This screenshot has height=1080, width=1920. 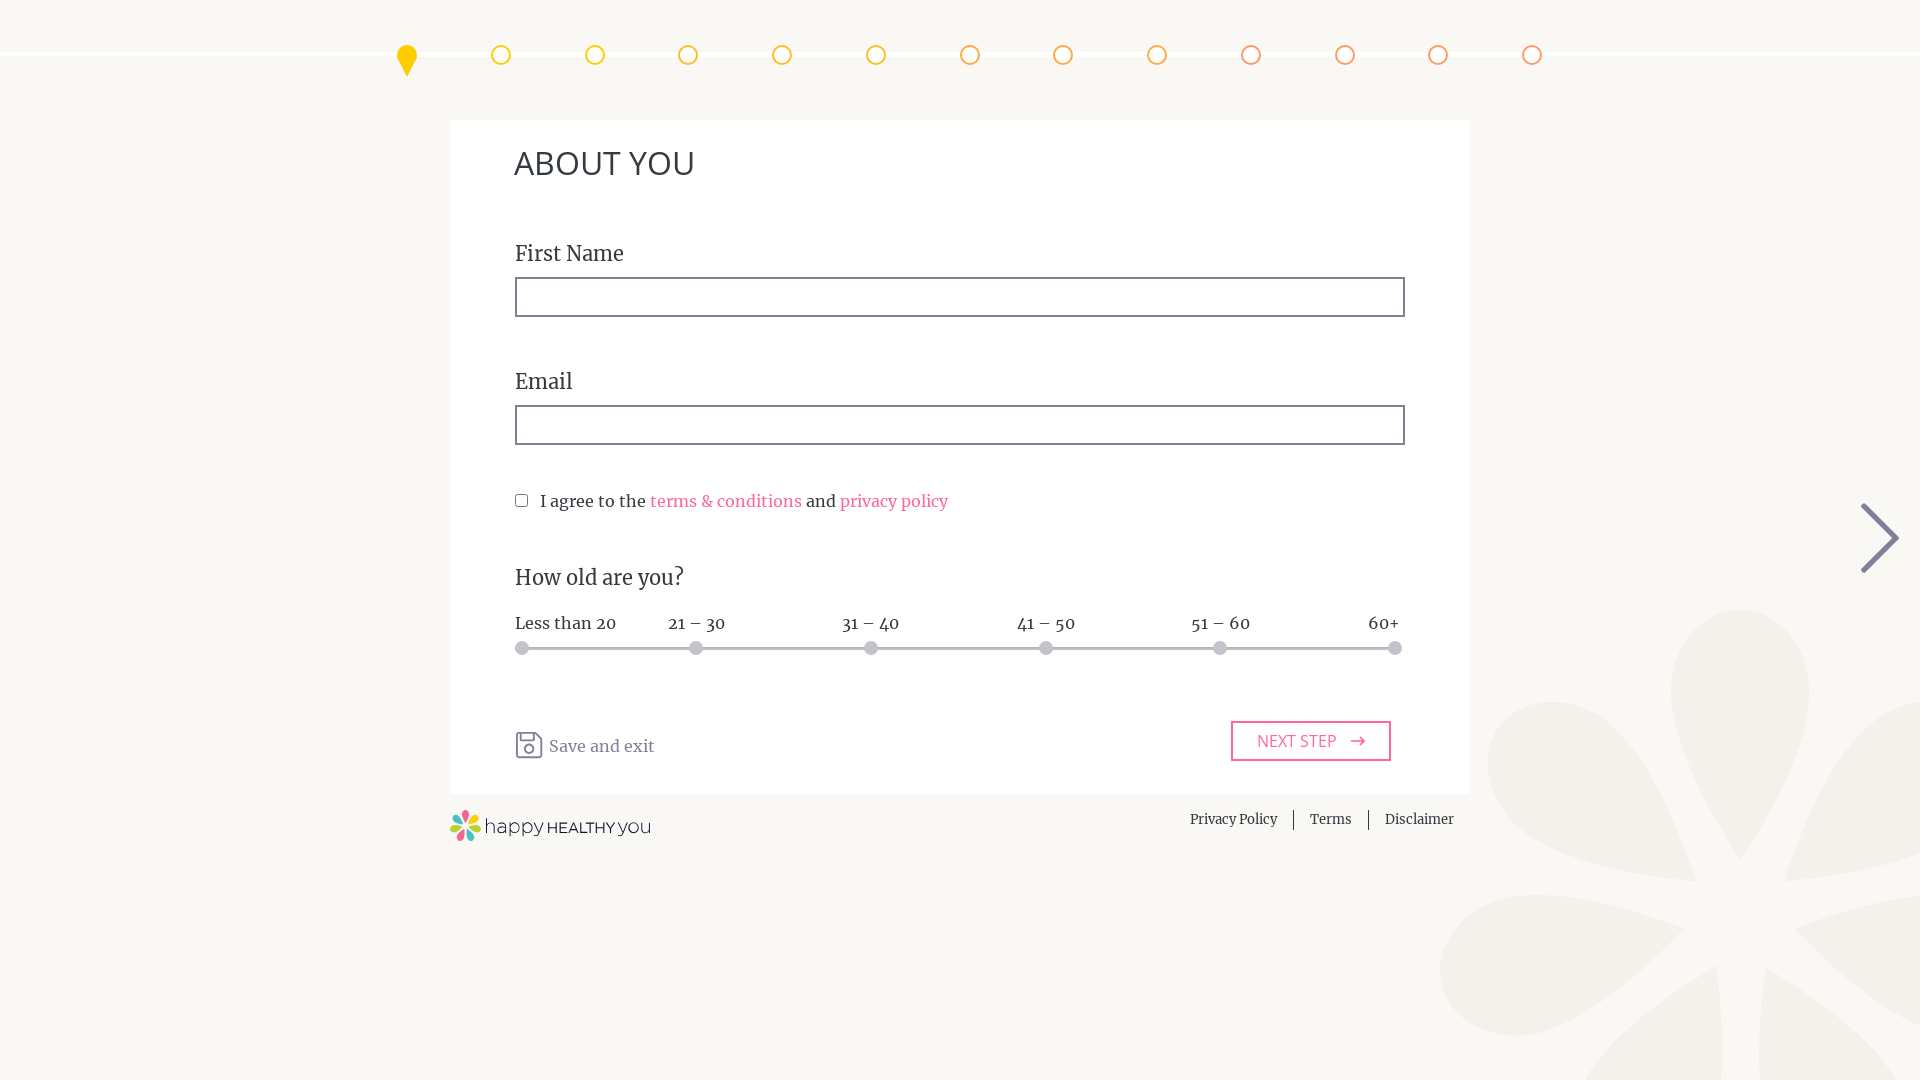 What do you see at coordinates (1310, 740) in the screenshot?
I see `'NEXT STEP'` at bounding box center [1310, 740].